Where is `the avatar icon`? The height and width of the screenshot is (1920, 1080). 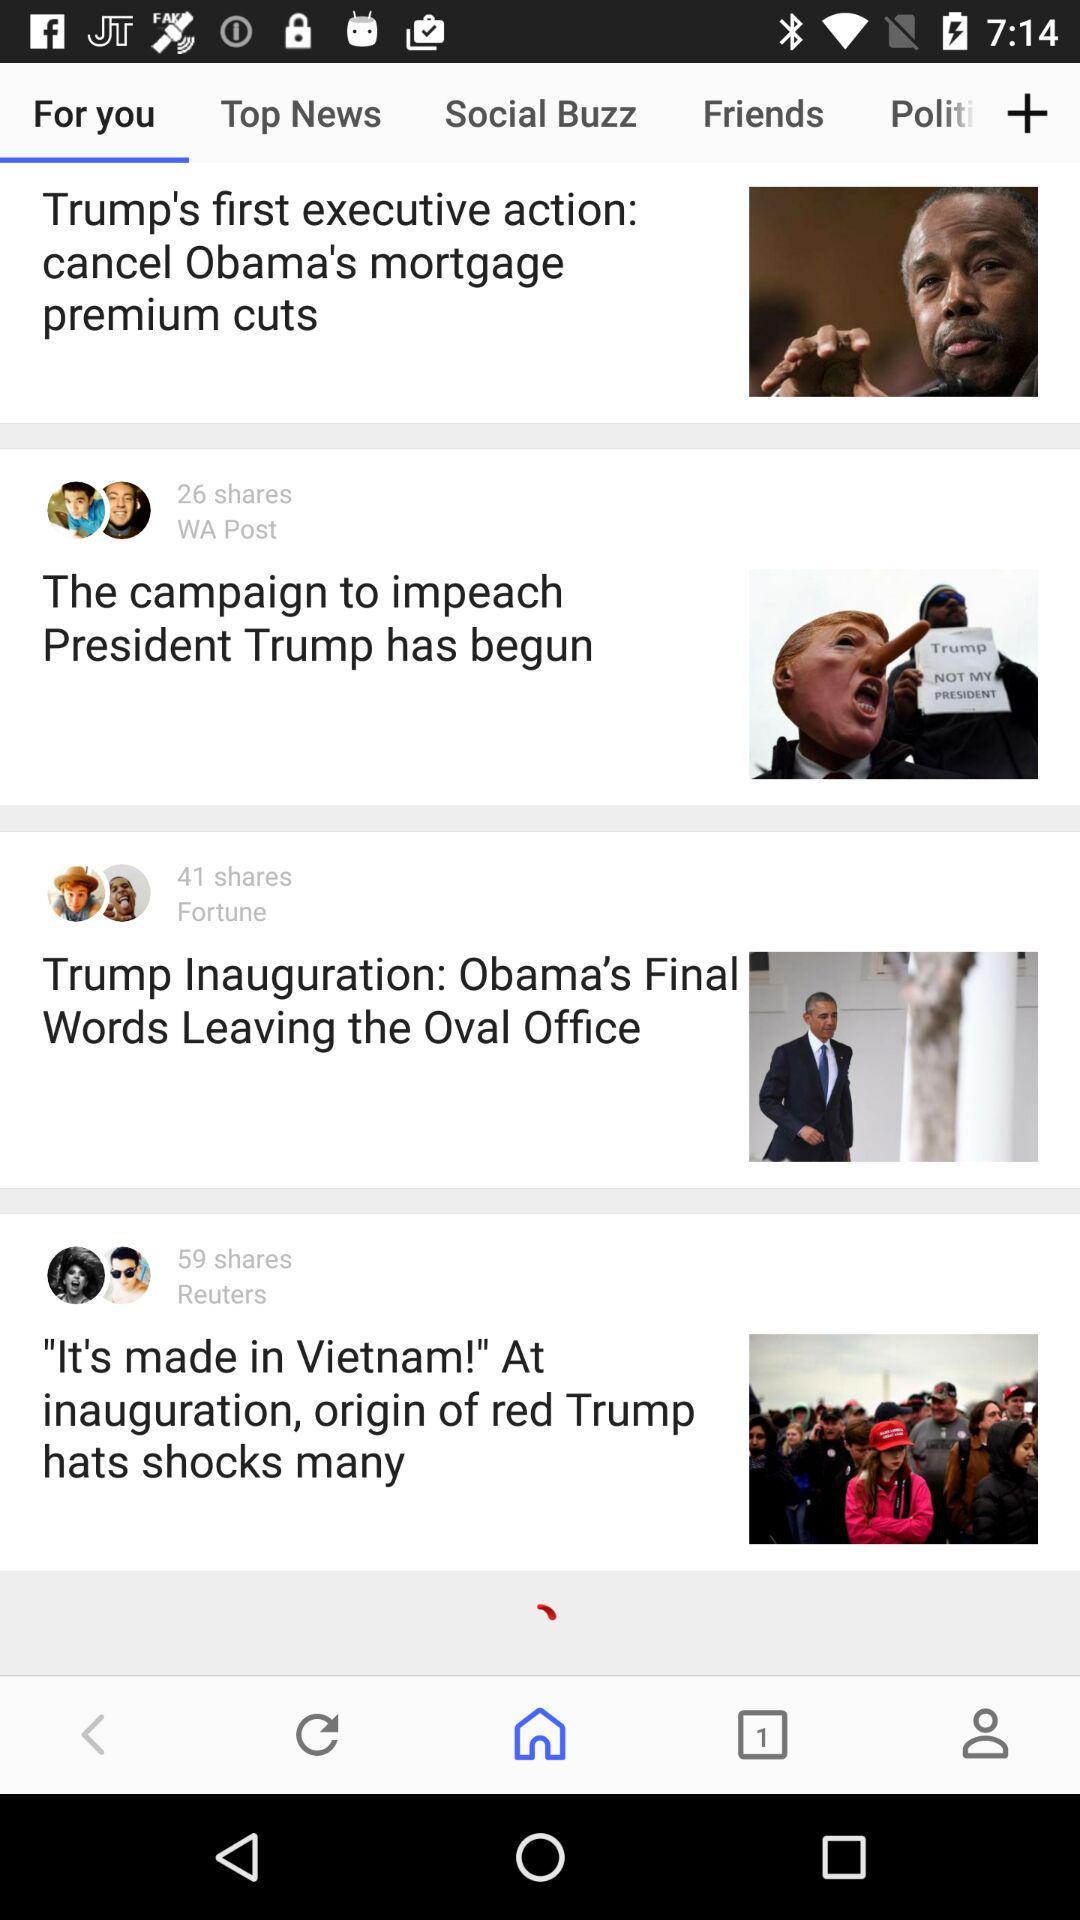 the avatar icon is located at coordinates (984, 1733).